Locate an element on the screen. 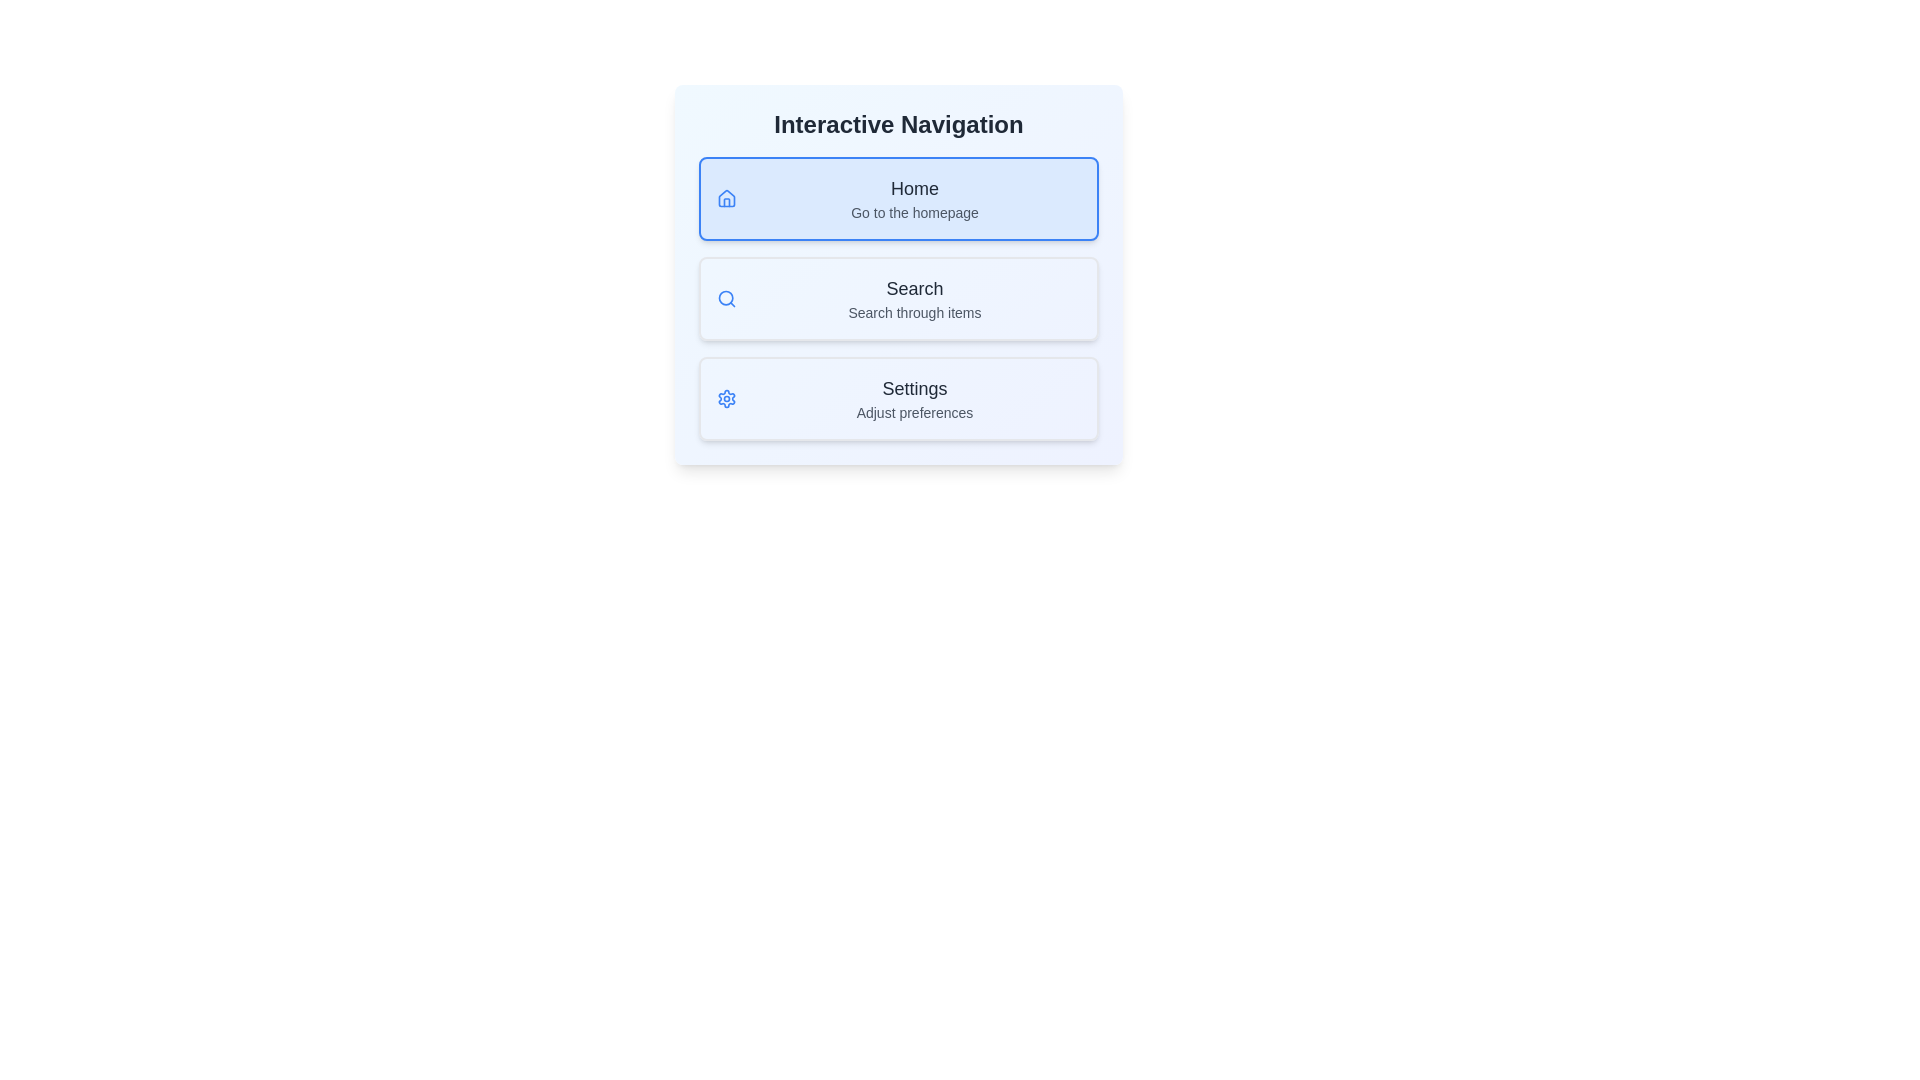  the menu item Search by clicking on it is located at coordinates (897, 299).